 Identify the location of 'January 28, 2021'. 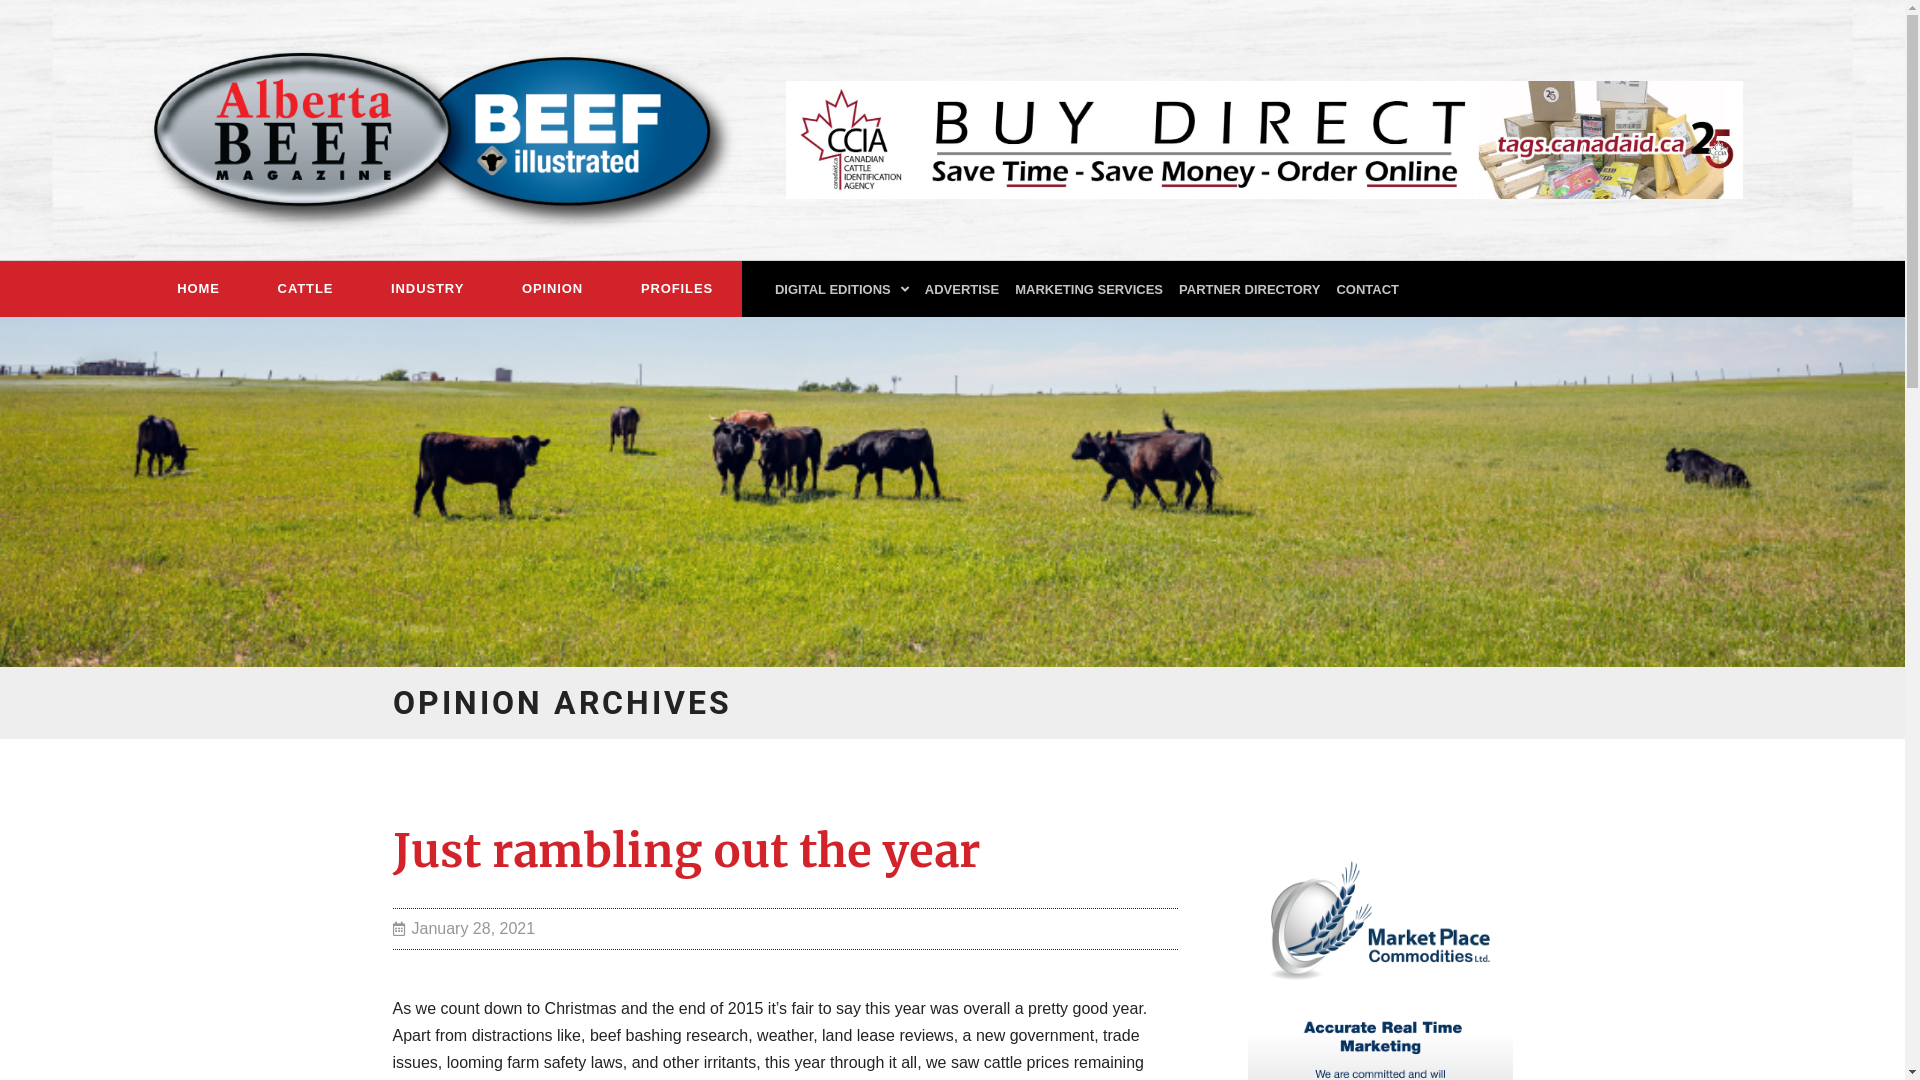
(462, 928).